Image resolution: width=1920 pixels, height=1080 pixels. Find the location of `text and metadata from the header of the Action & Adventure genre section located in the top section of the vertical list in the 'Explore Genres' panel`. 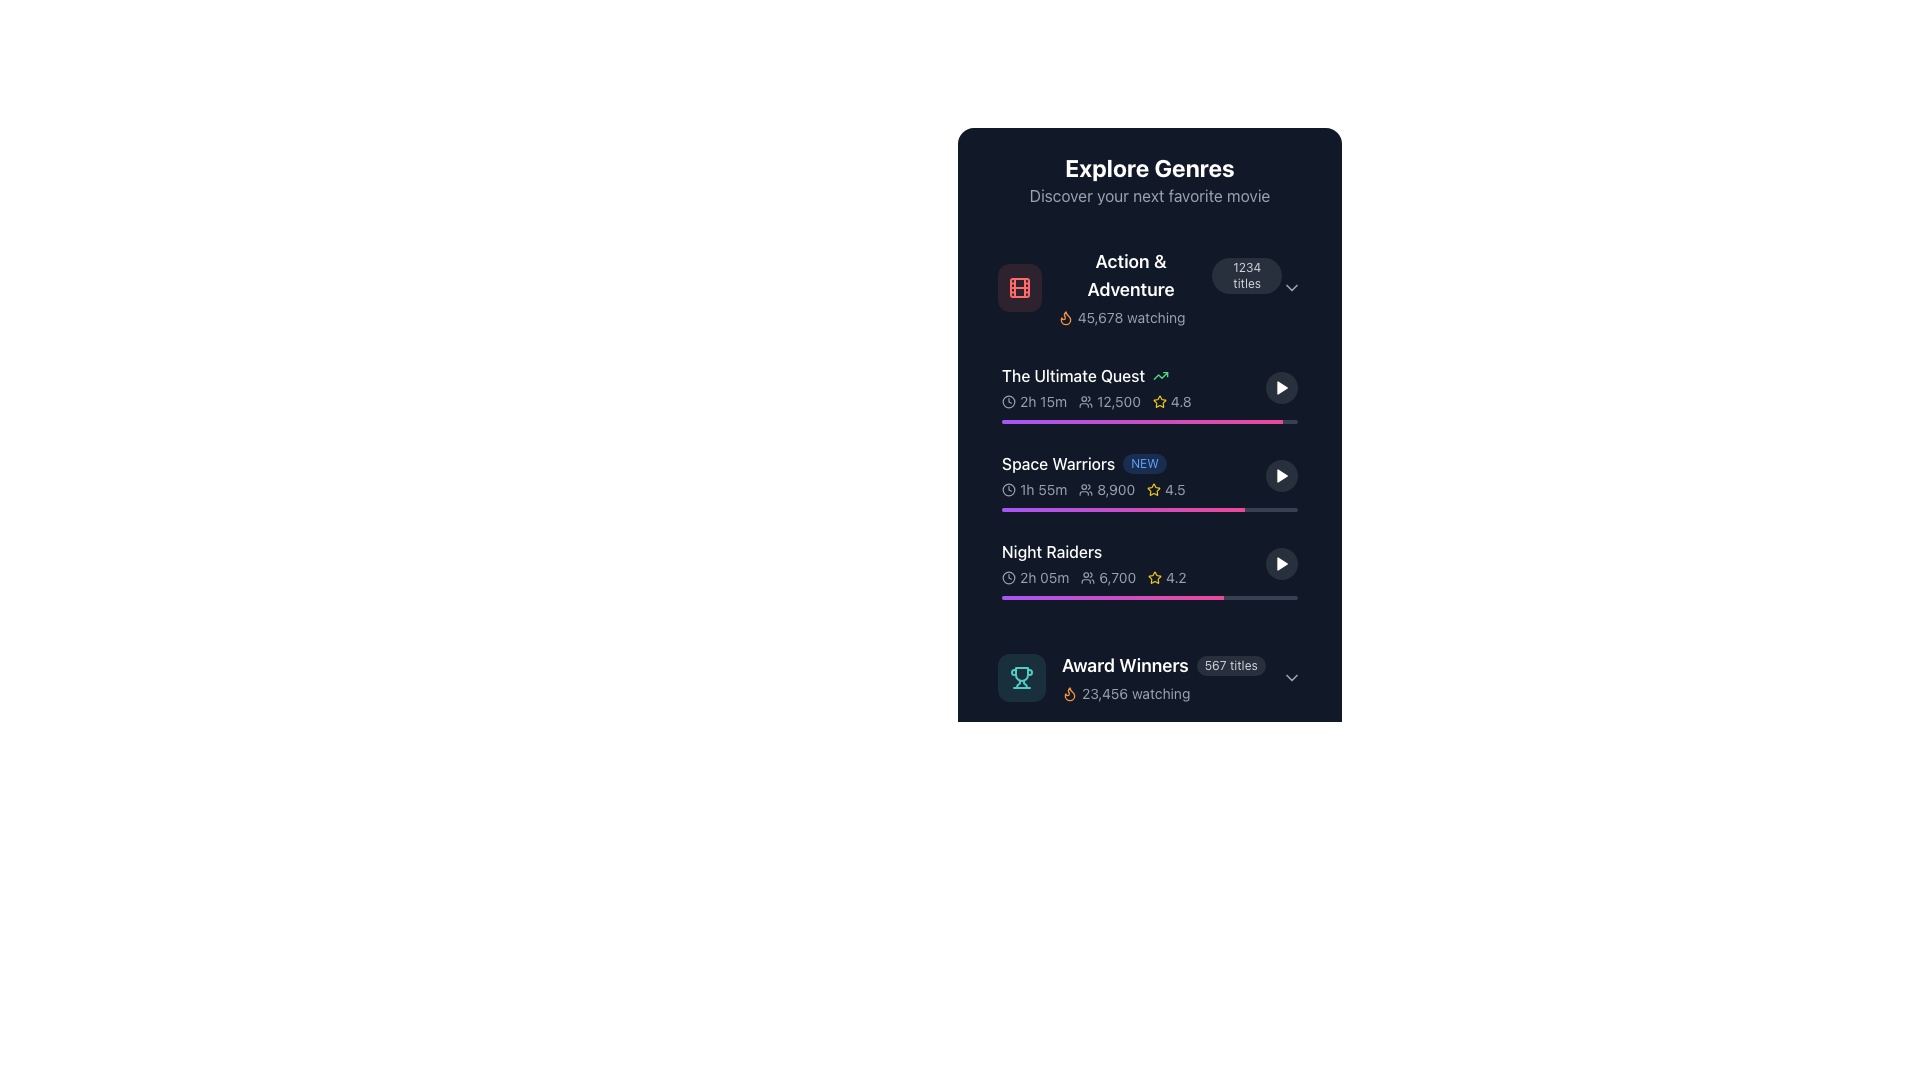

text and metadata from the header of the Action & Adventure genre section located in the top section of the vertical list in the 'Explore Genres' panel is located at coordinates (1169, 288).